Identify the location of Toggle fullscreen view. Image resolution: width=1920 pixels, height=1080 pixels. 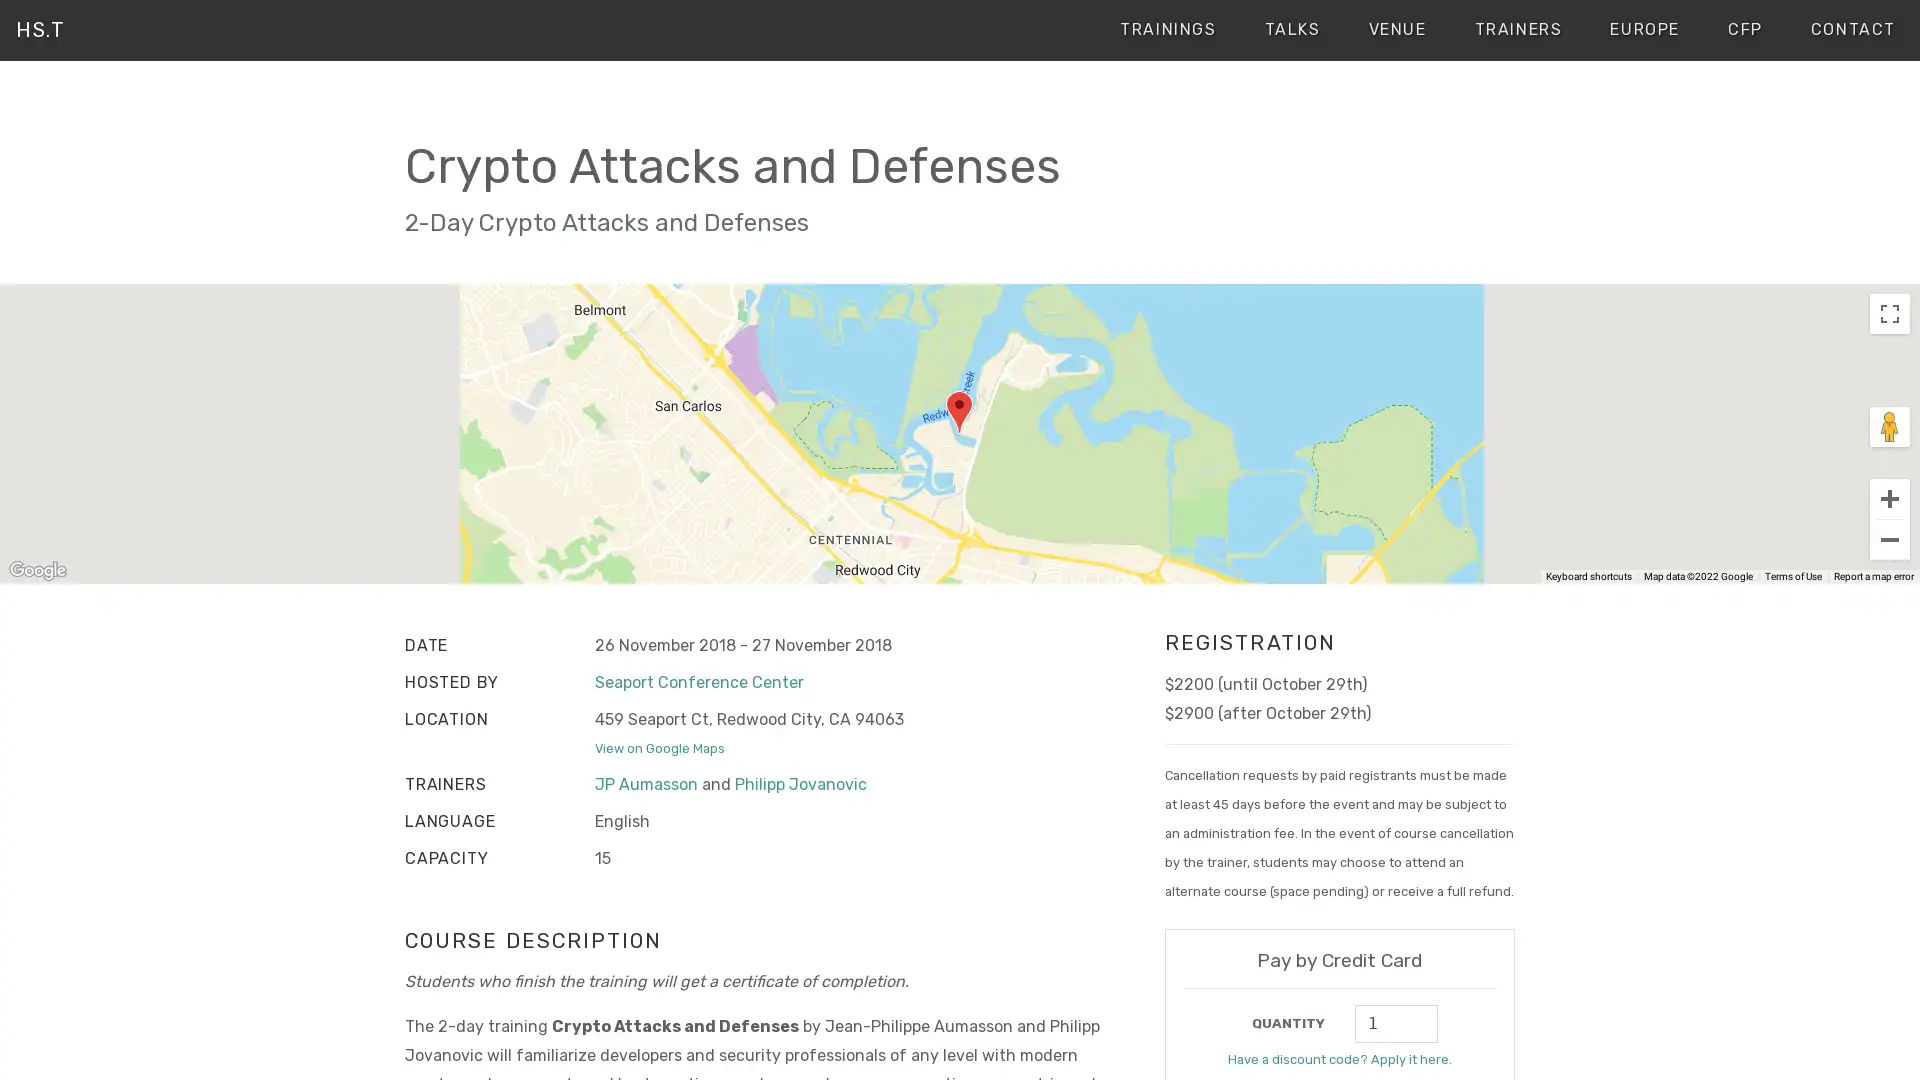
(1889, 312).